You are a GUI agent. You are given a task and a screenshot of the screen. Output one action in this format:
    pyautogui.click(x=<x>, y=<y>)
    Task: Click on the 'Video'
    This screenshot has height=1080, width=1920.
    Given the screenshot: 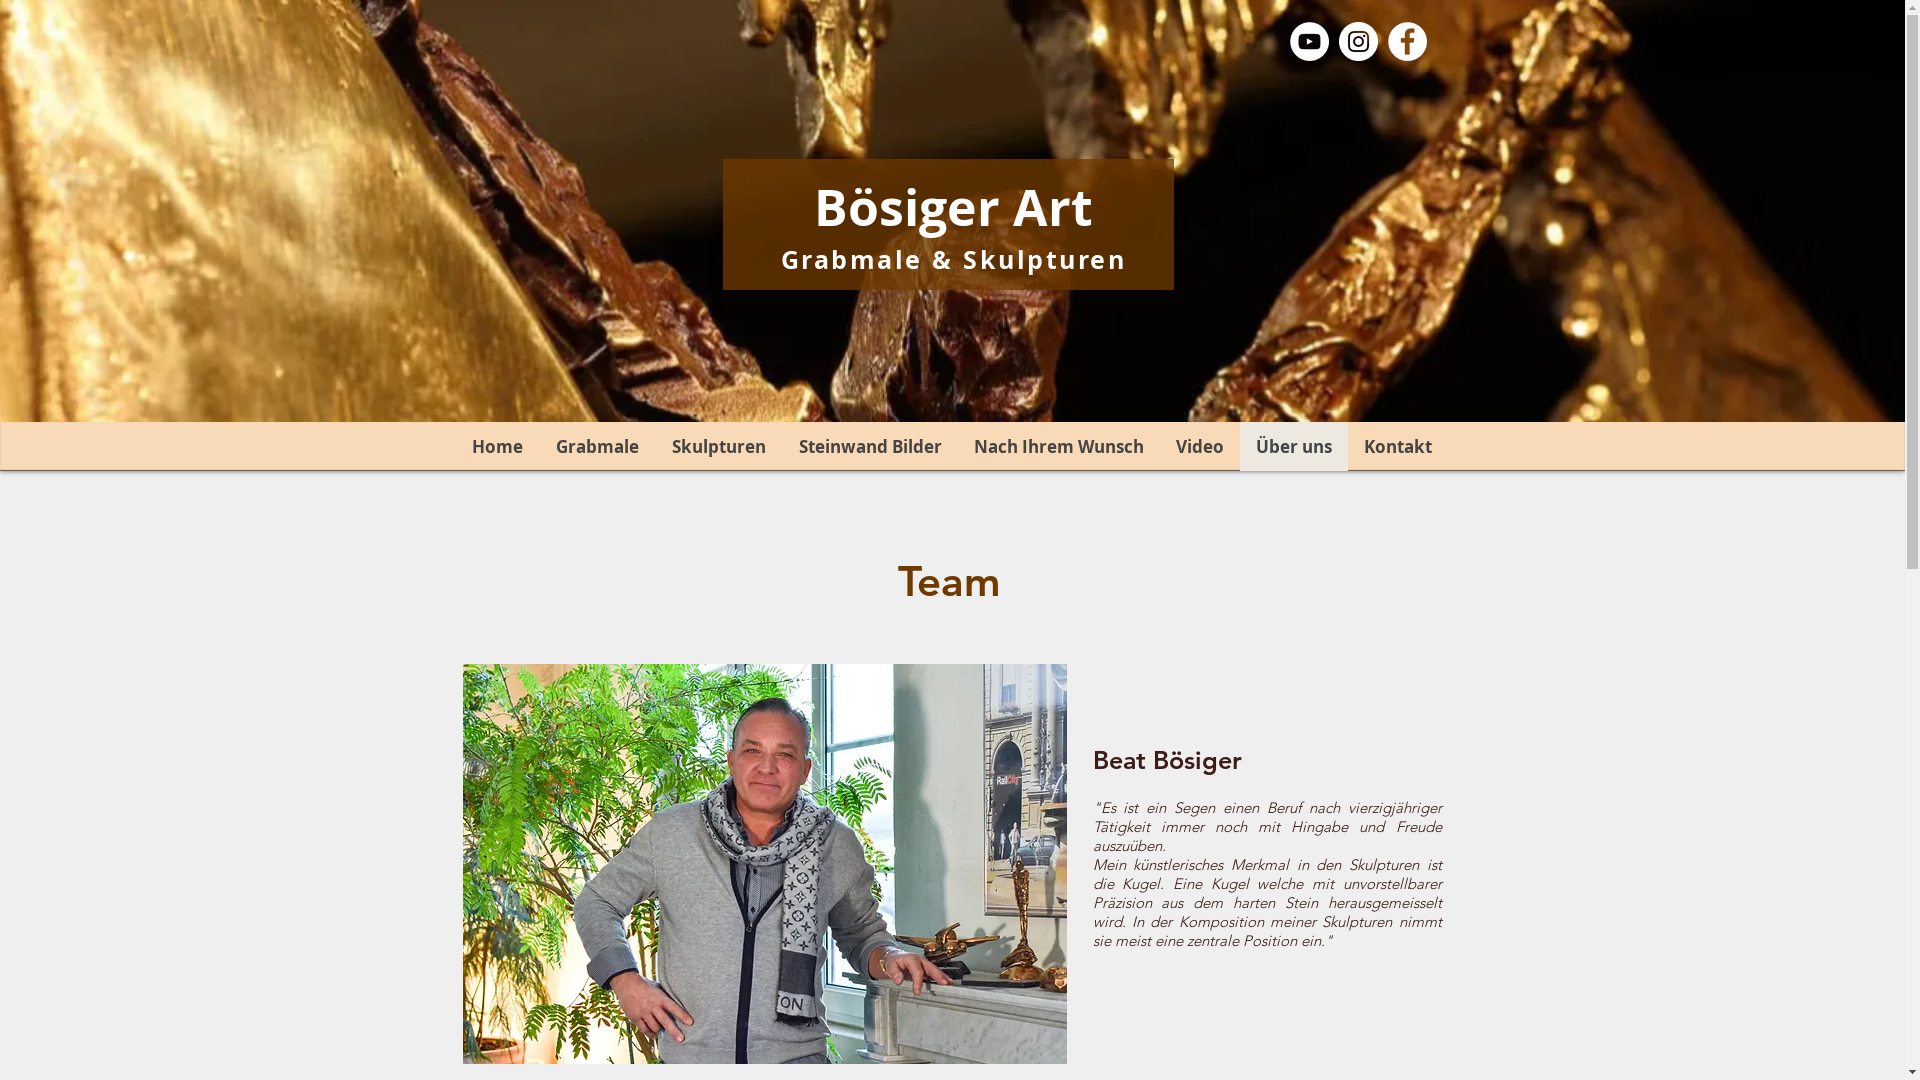 What is the action you would take?
    pyautogui.click(x=1200, y=445)
    